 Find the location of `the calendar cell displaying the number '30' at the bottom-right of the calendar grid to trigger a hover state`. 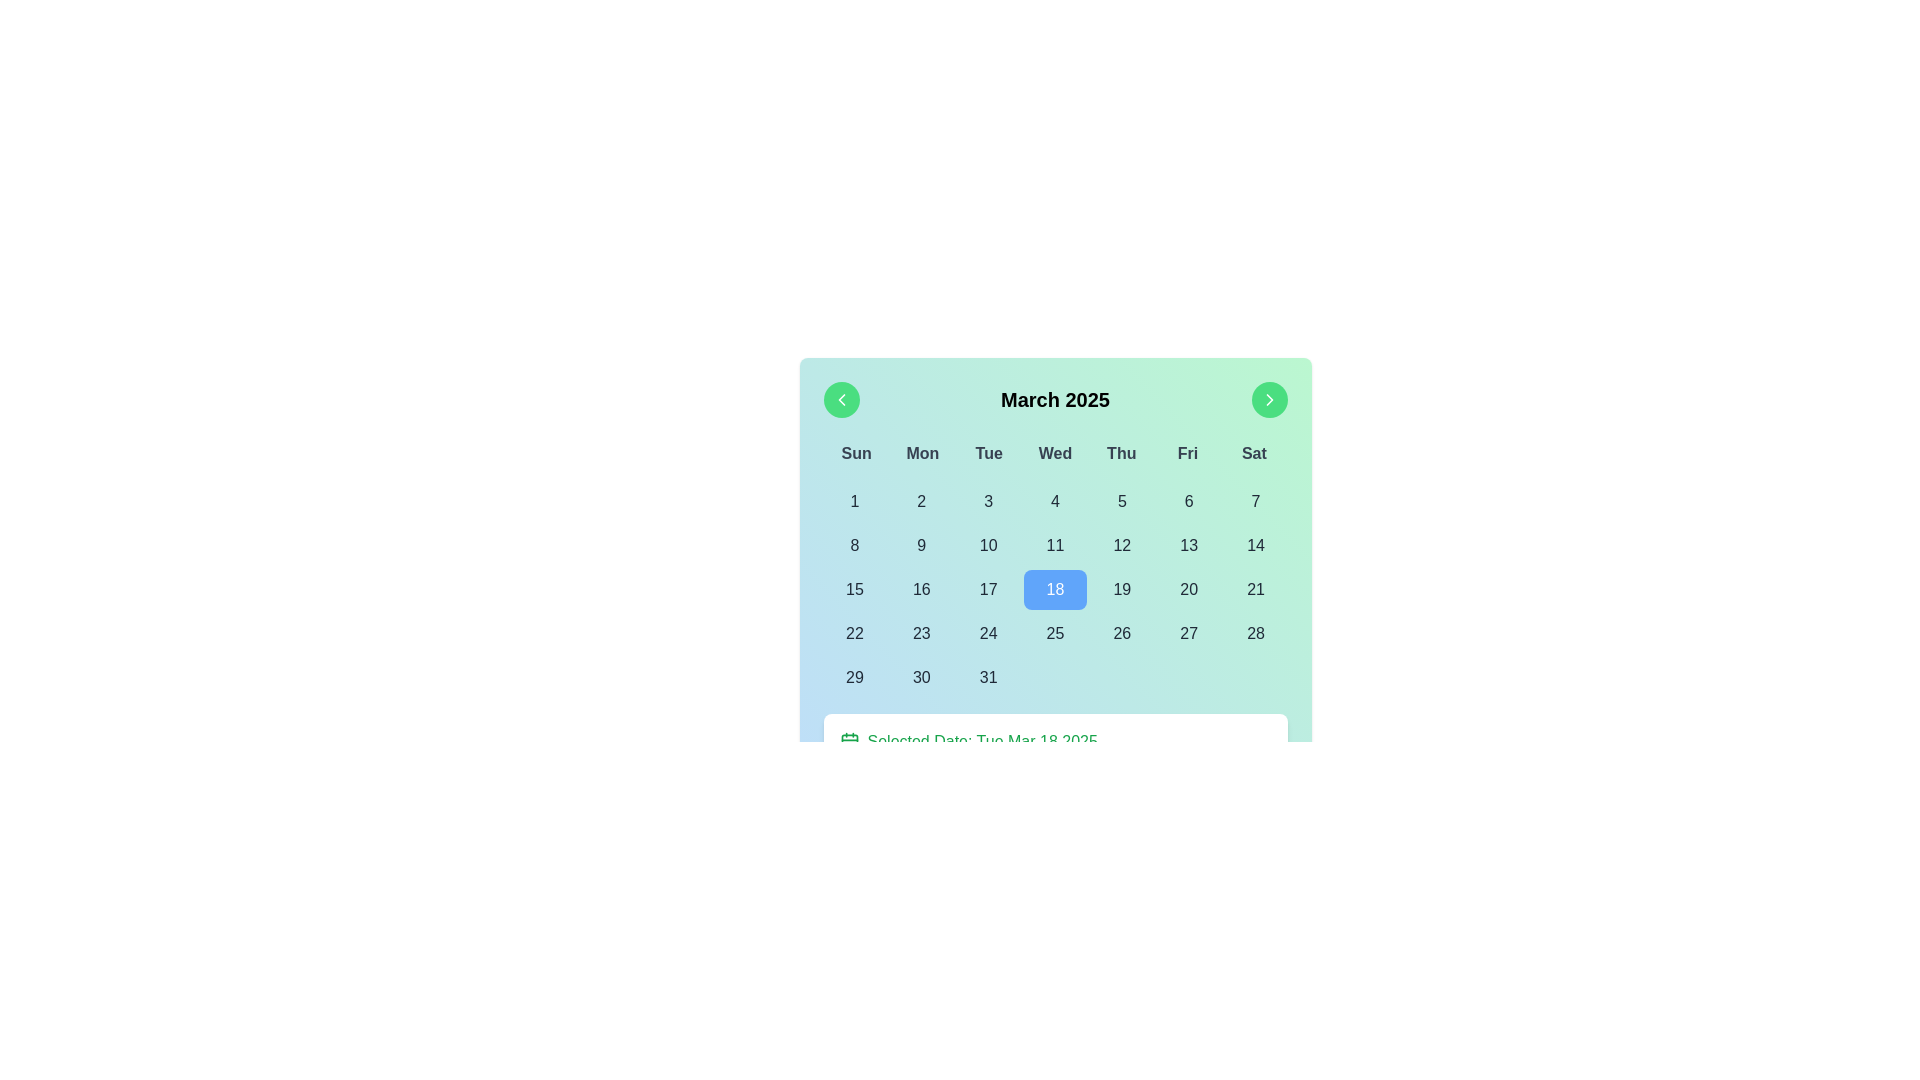

the calendar cell displaying the number '30' at the bottom-right of the calendar grid to trigger a hover state is located at coordinates (920, 677).